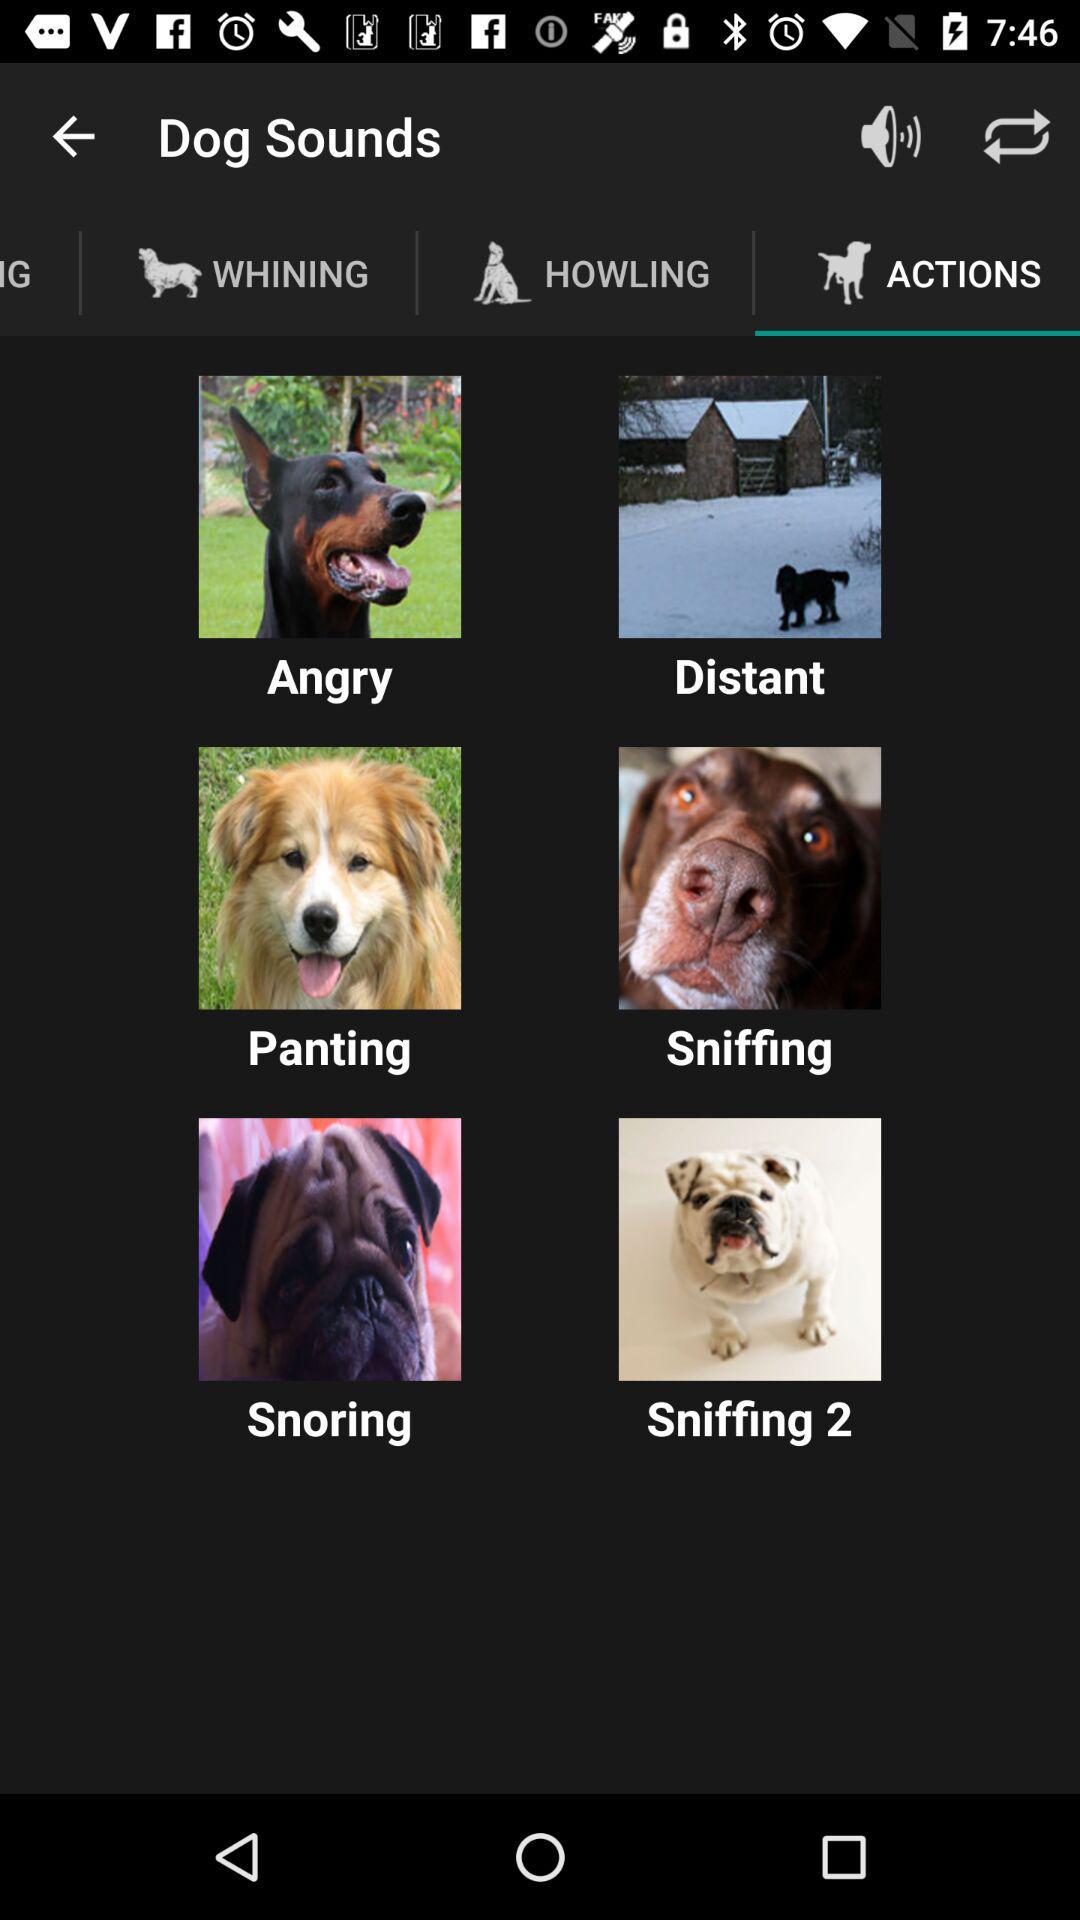 Image resolution: width=1080 pixels, height=1920 pixels. Describe the element at coordinates (890, 135) in the screenshot. I see `the item next to howling item` at that location.